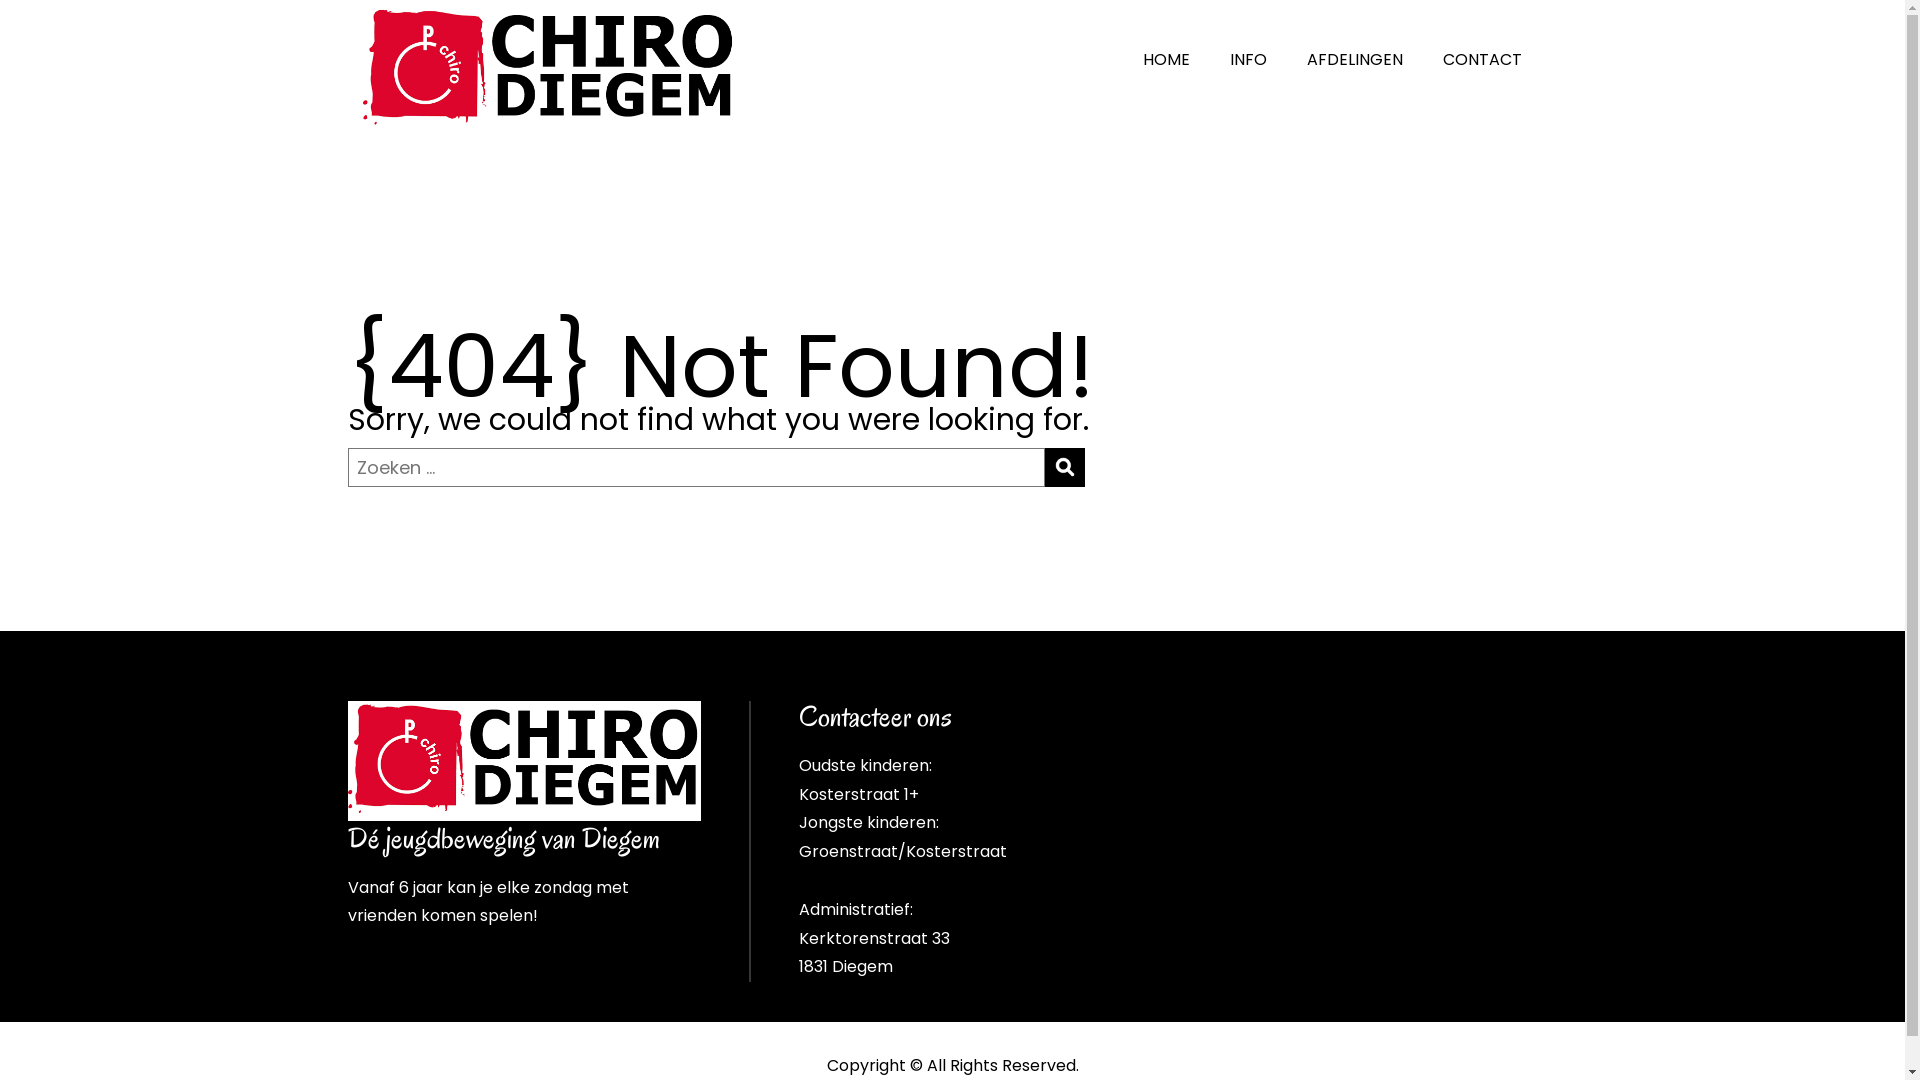 The width and height of the screenshot is (1920, 1080). Describe the element at coordinates (1247, 59) in the screenshot. I see `'INFO'` at that location.